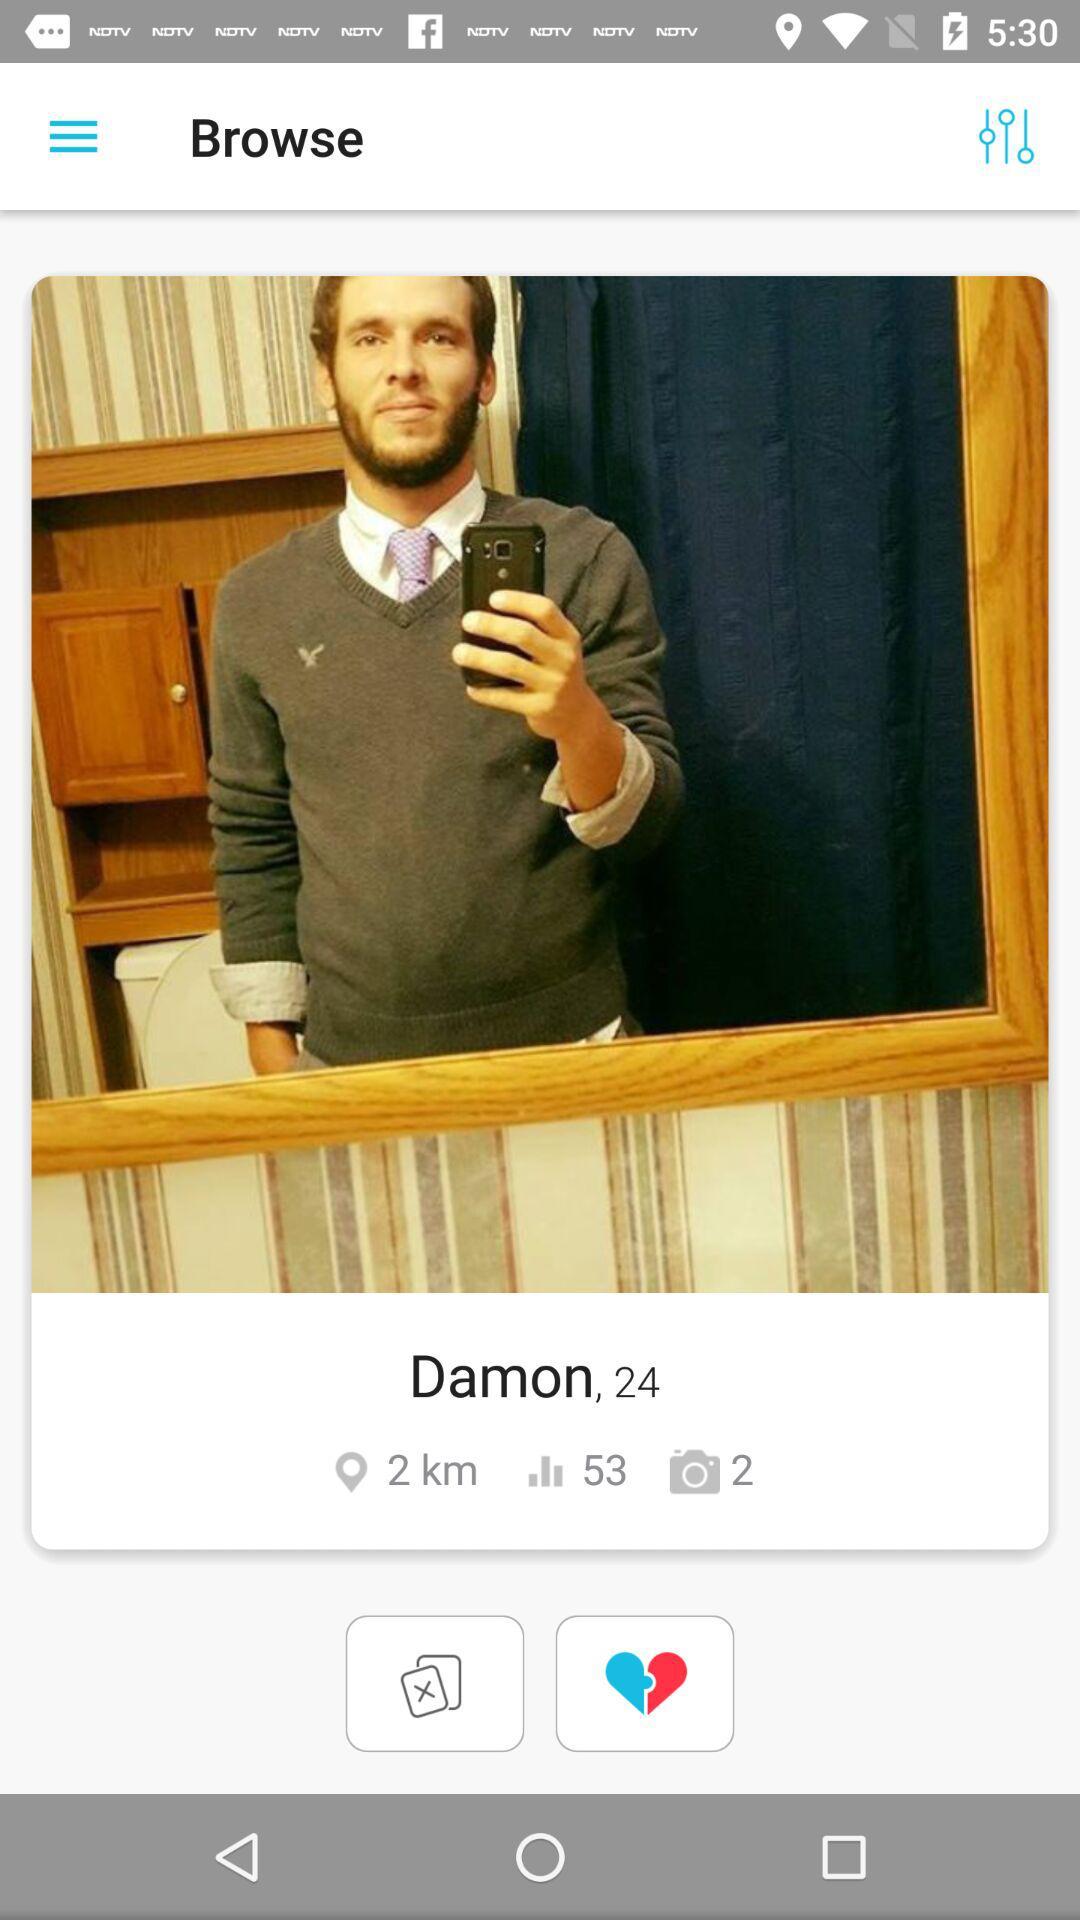 The width and height of the screenshot is (1080, 1920). I want to click on see menu, so click(72, 135).